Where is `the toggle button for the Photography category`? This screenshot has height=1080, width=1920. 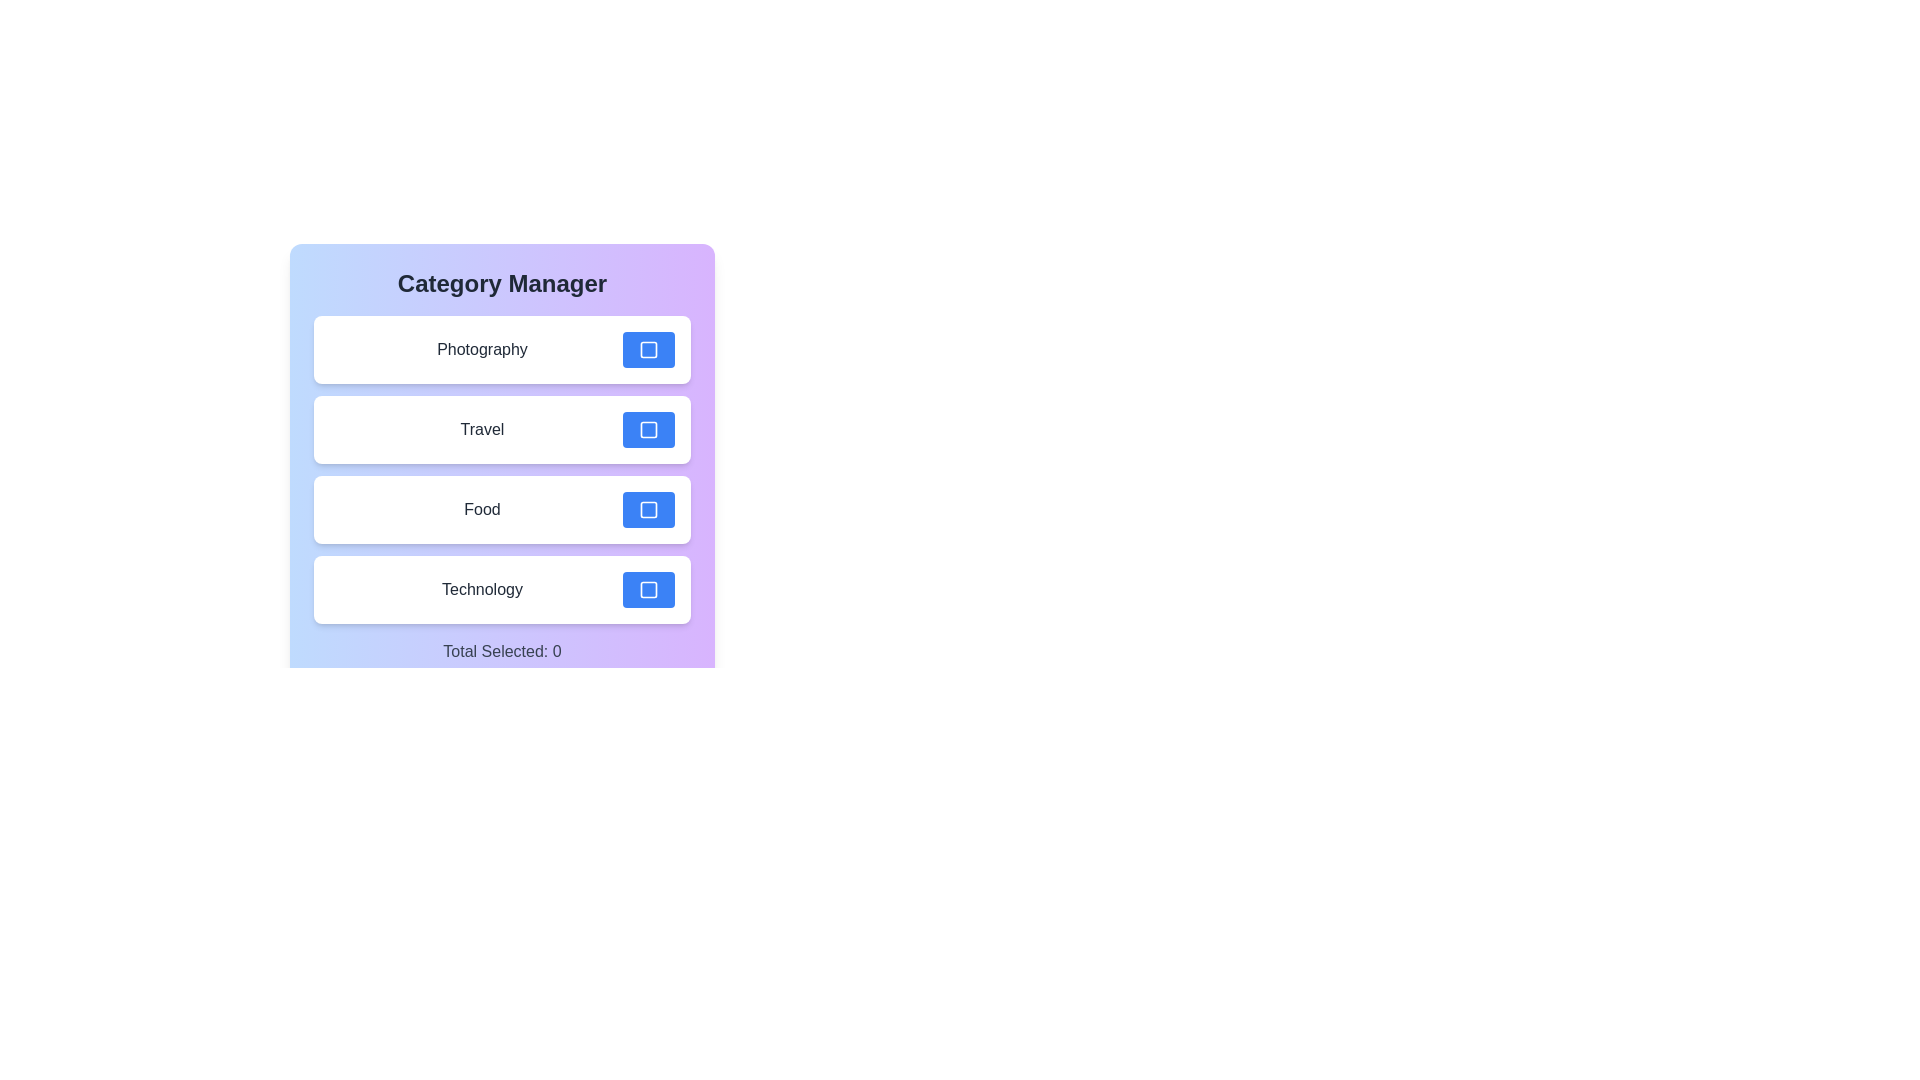
the toggle button for the Photography category is located at coordinates (648, 349).